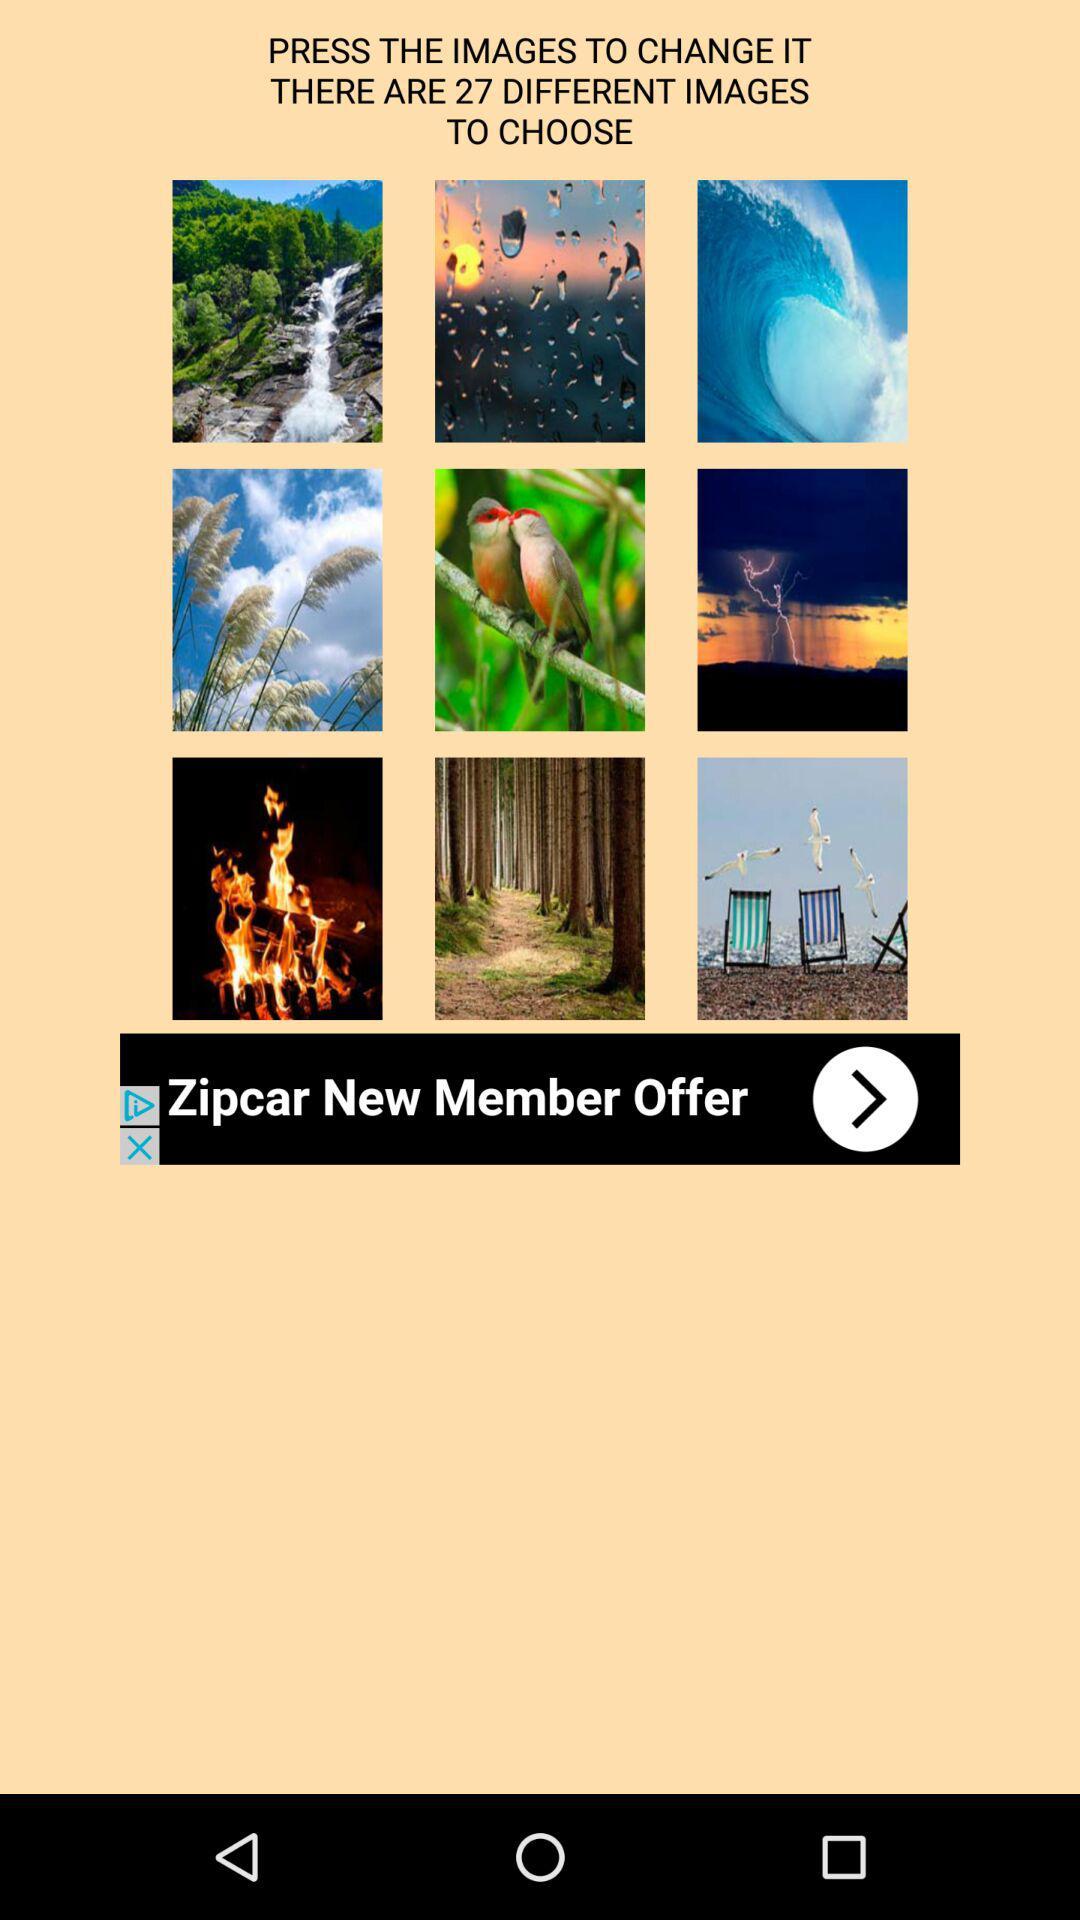 The width and height of the screenshot is (1080, 1920). I want to click on fire, so click(277, 887).